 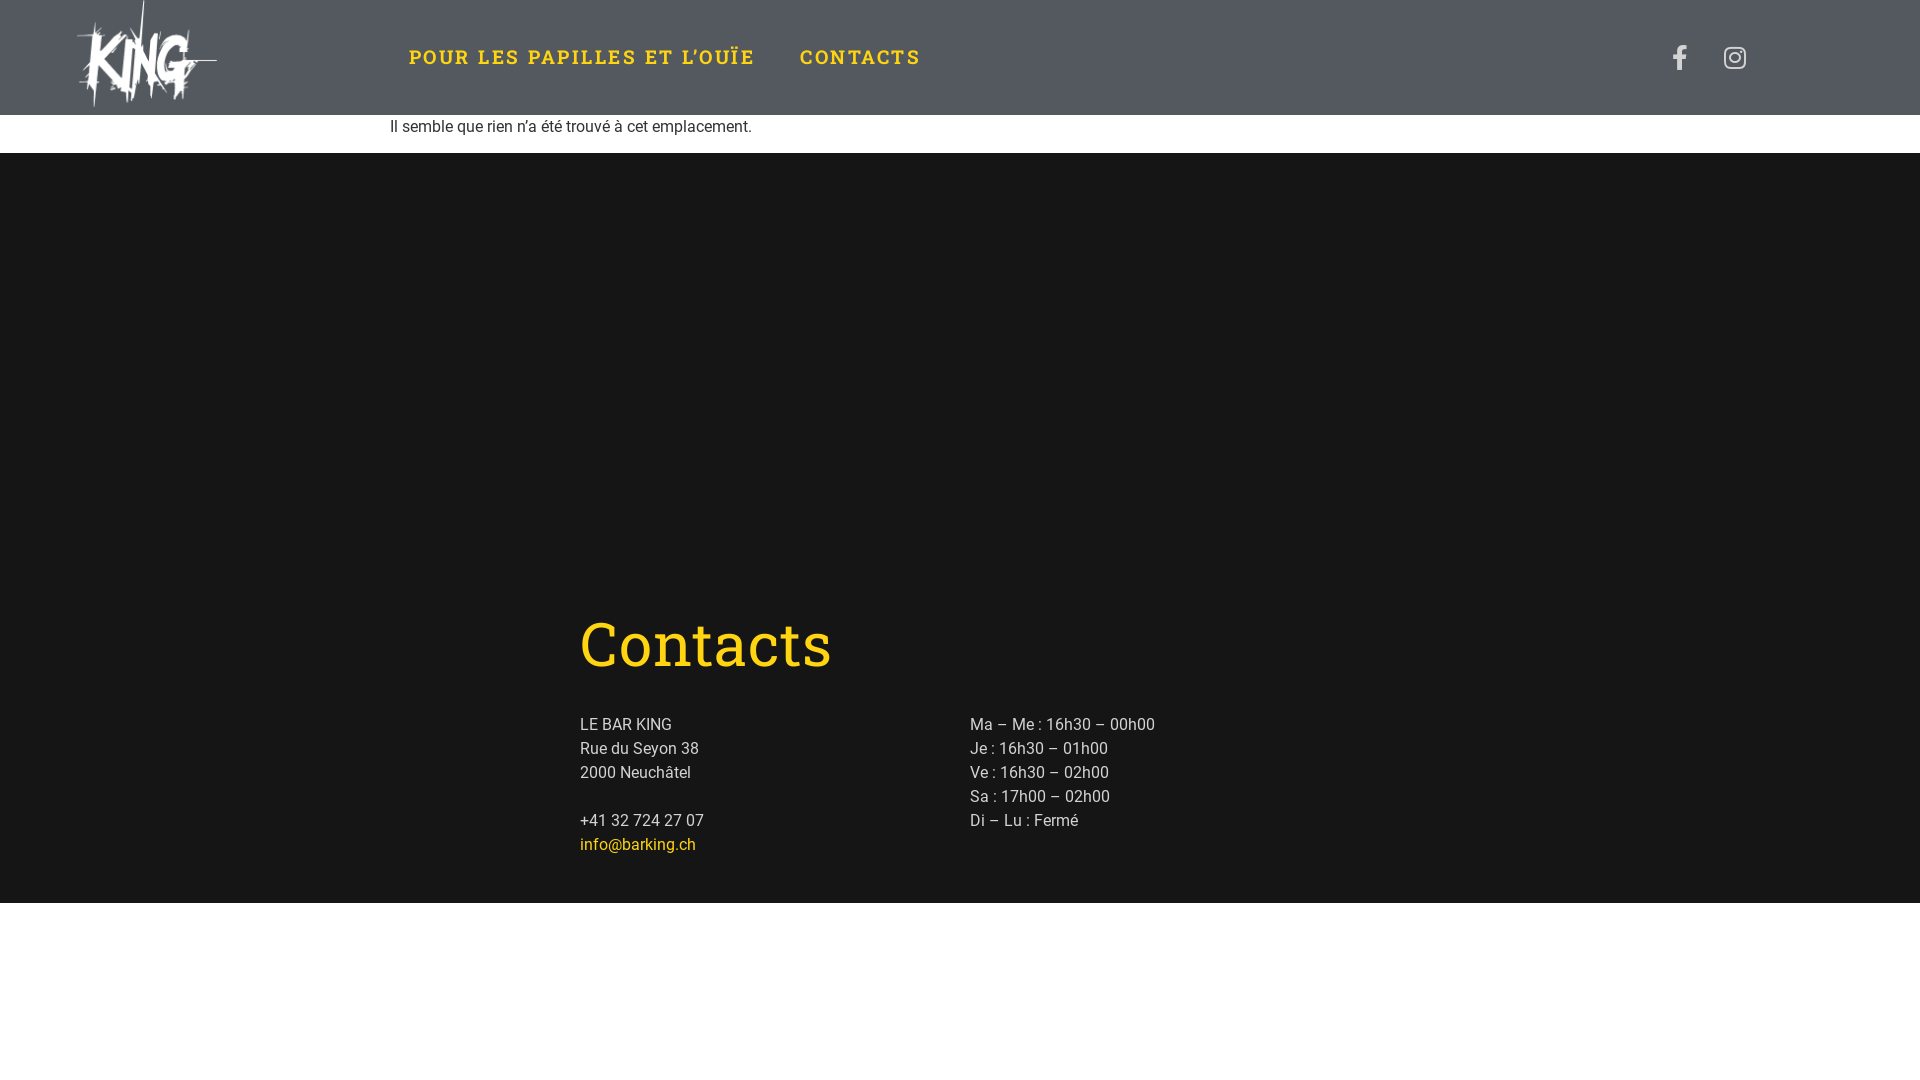 What do you see at coordinates (637, 844) in the screenshot?
I see `'info@barking.ch'` at bounding box center [637, 844].